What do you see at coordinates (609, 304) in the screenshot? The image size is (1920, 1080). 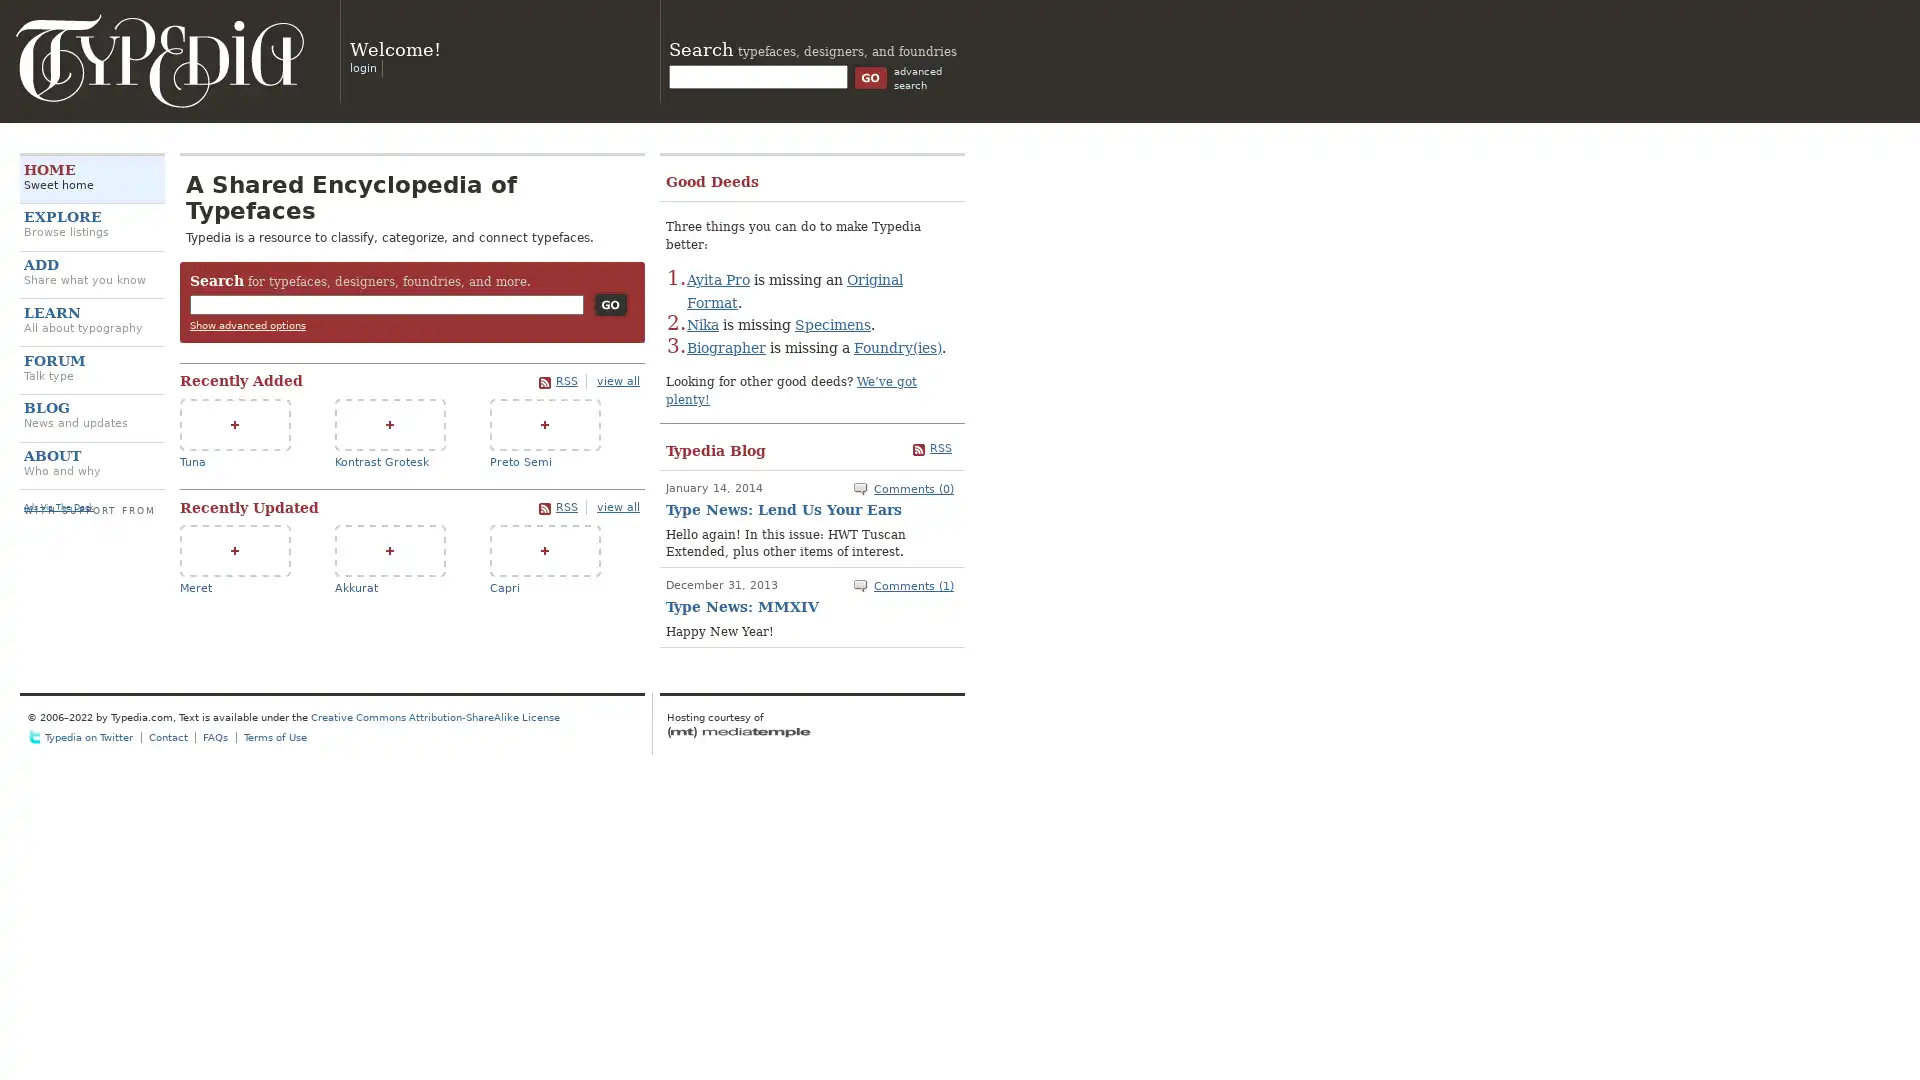 I see `Go` at bounding box center [609, 304].